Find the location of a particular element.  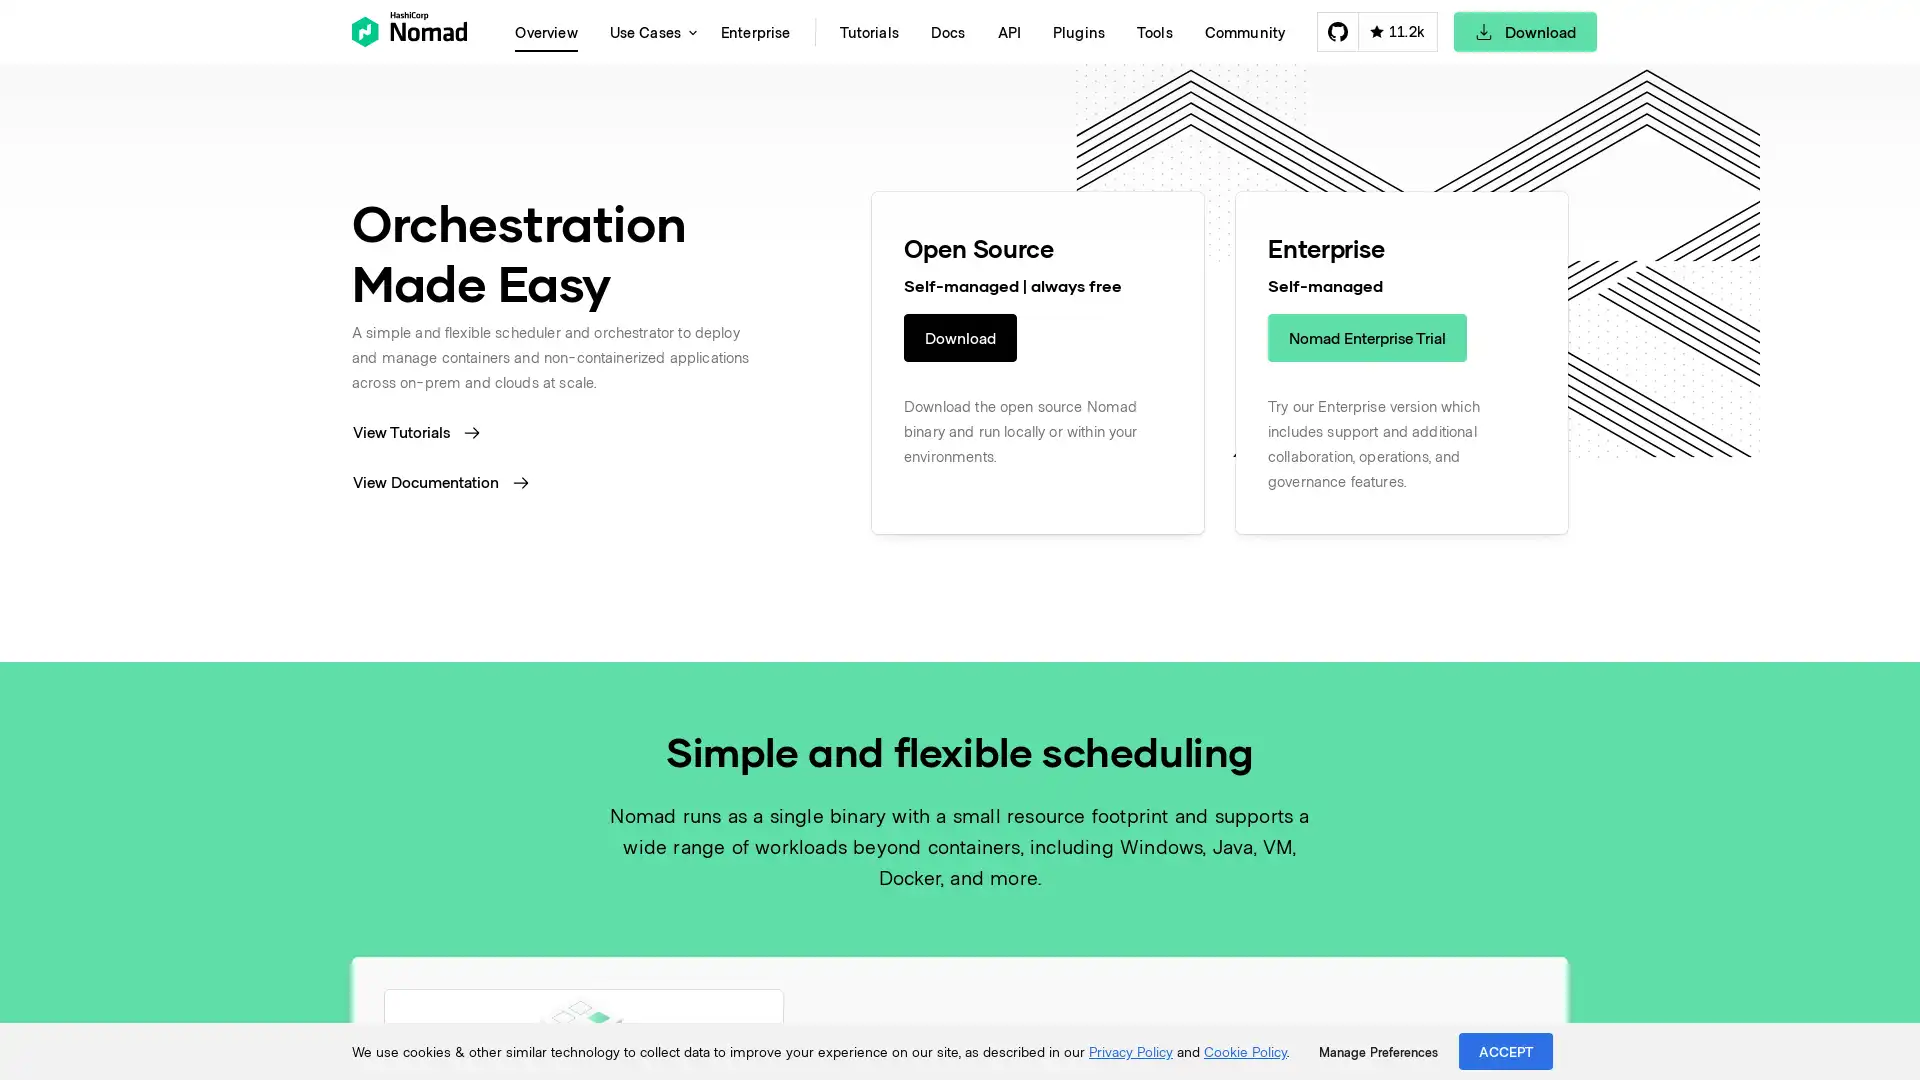

ACCEPT is located at coordinates (1506, 1050).